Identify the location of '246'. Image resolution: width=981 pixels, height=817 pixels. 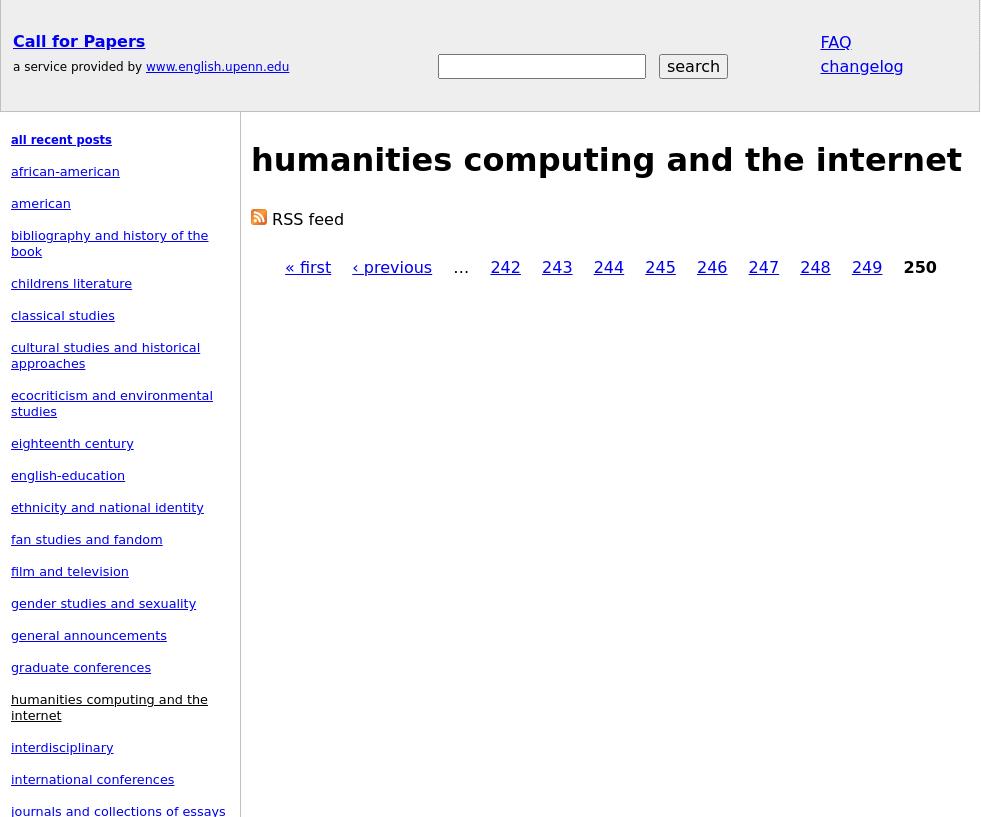
(696, 267).